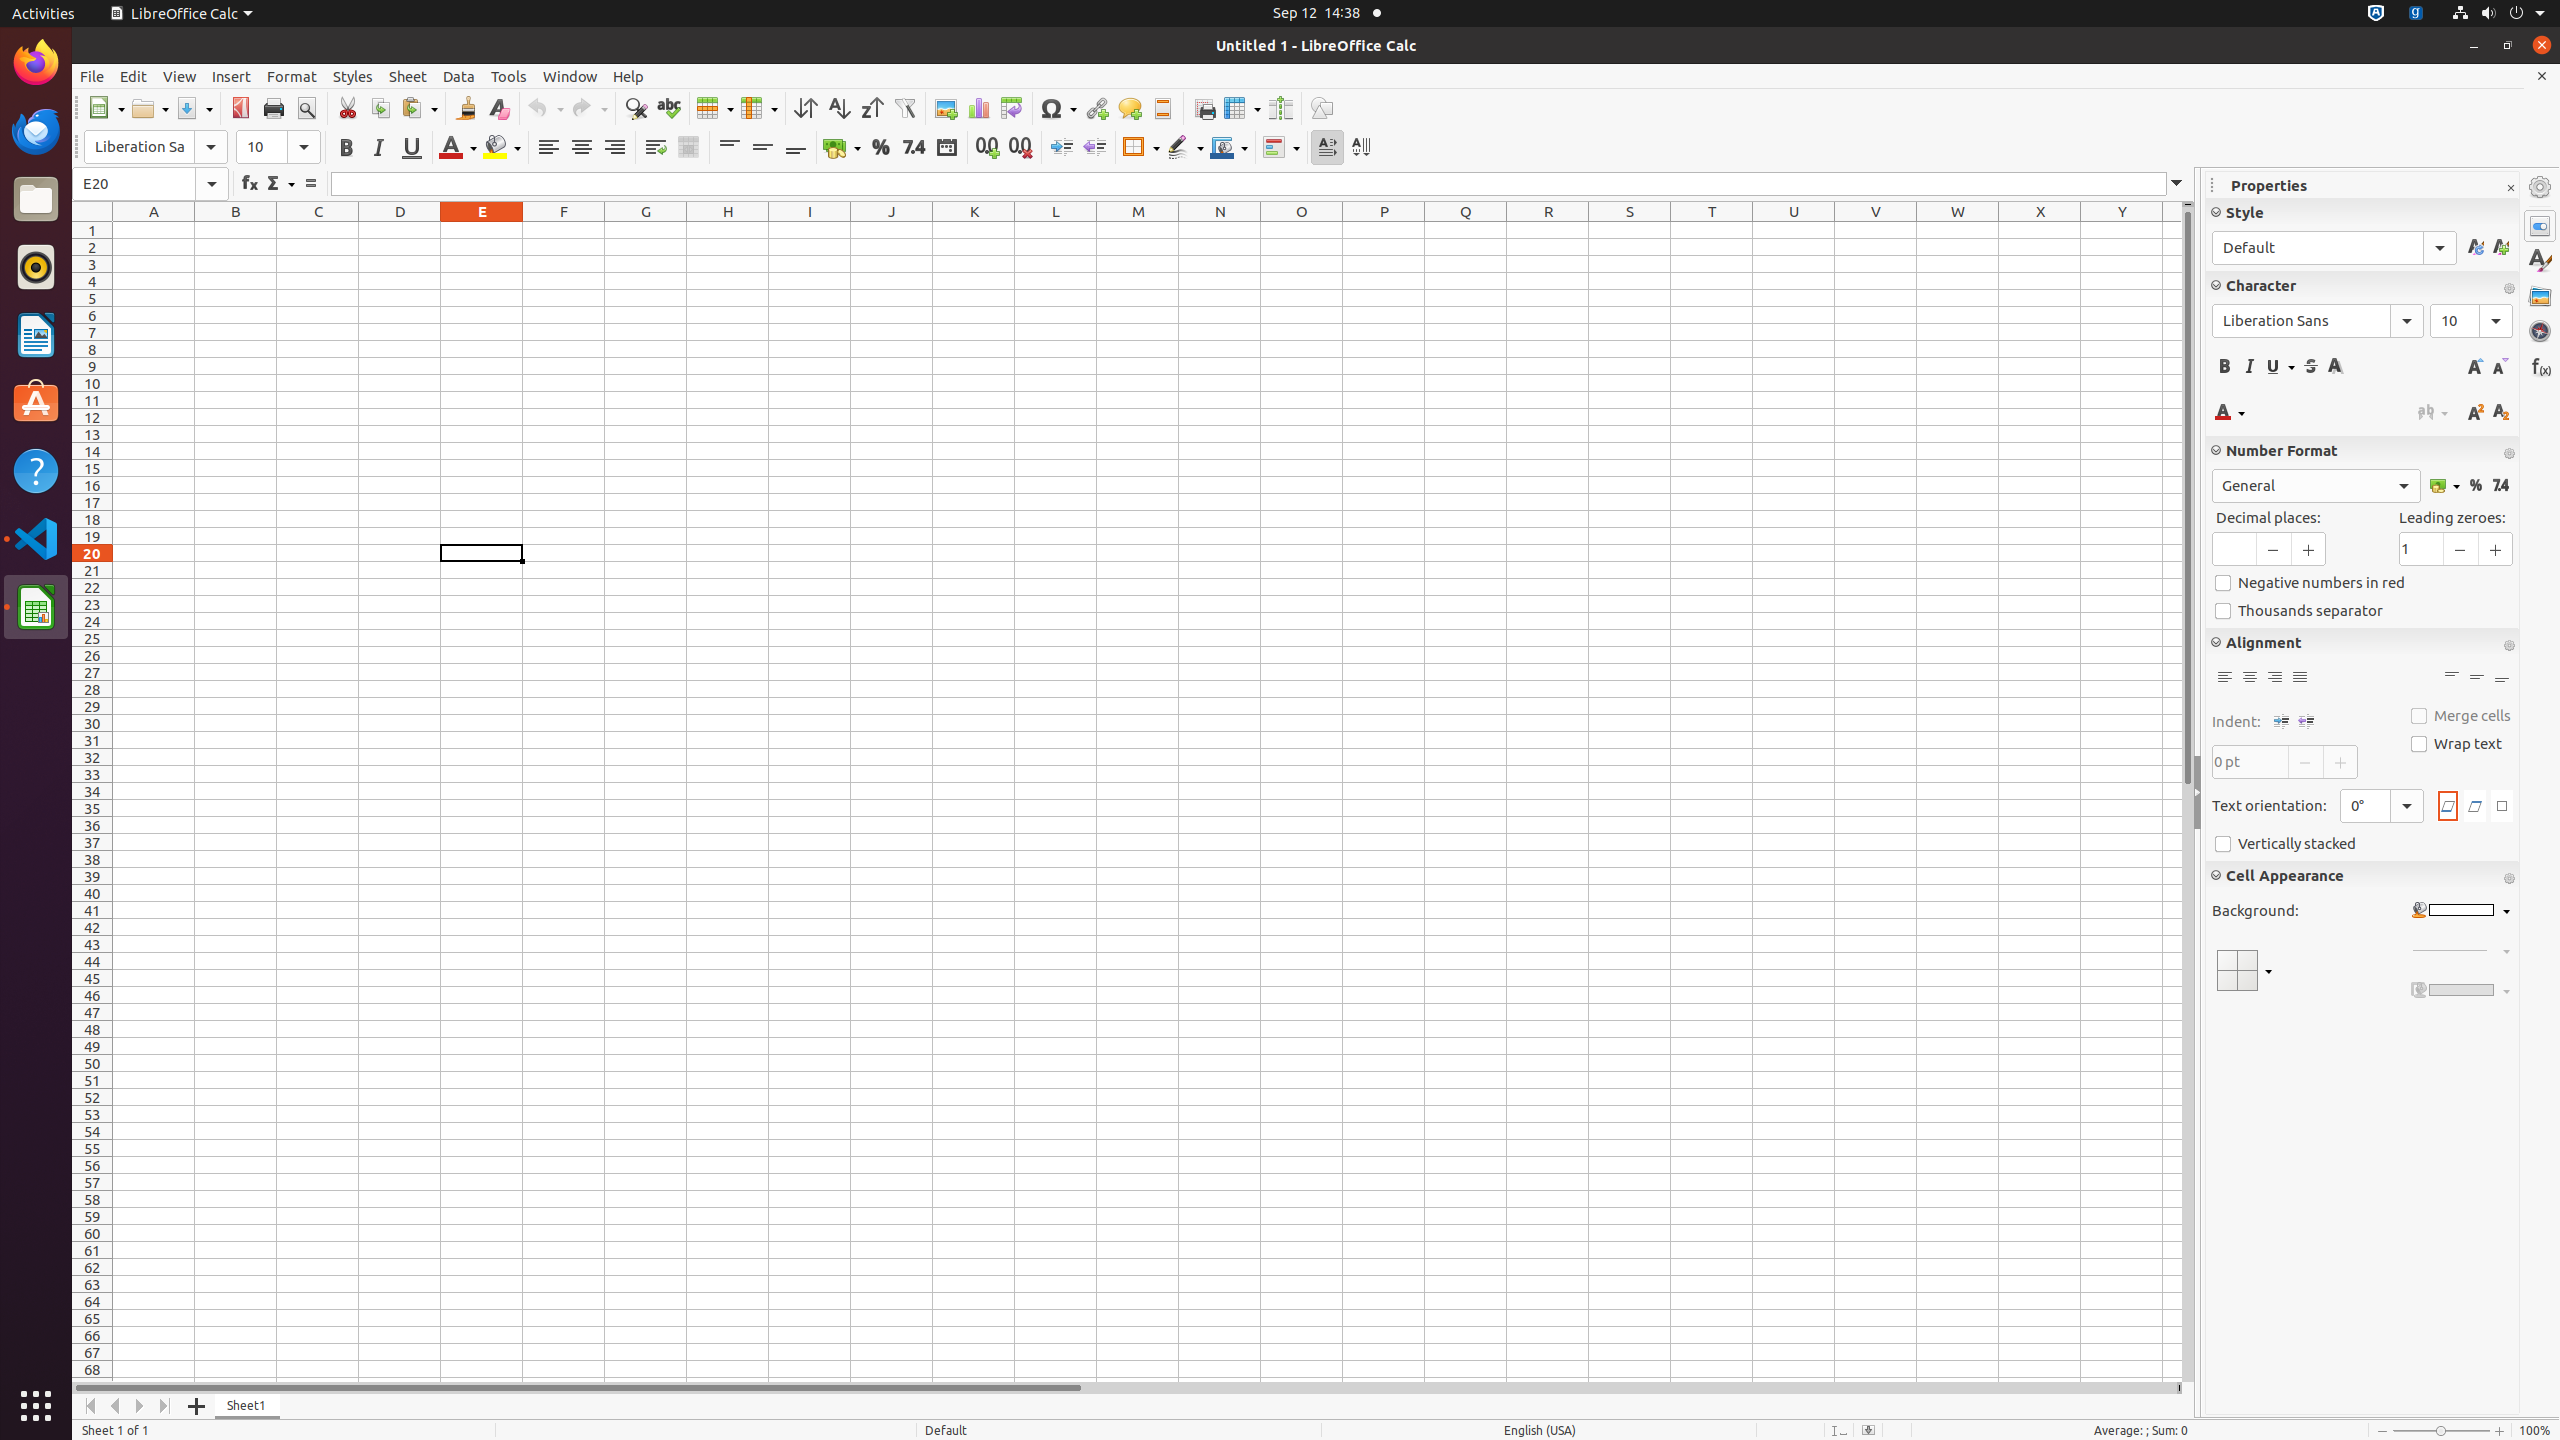 This screenshot has height=1440, width=2560. I want to click on 'Column', so click(758, 107).